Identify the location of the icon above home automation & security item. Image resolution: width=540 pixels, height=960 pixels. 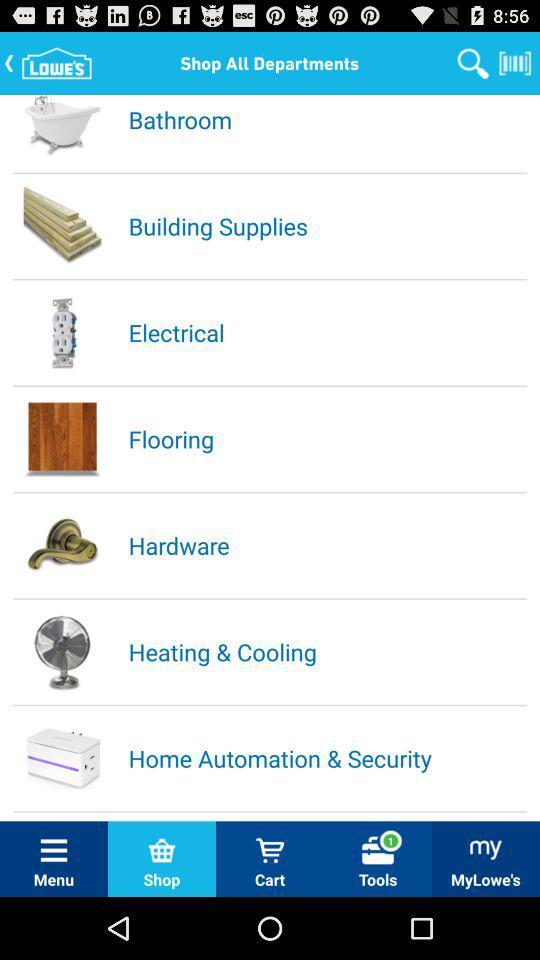
(326, 650).